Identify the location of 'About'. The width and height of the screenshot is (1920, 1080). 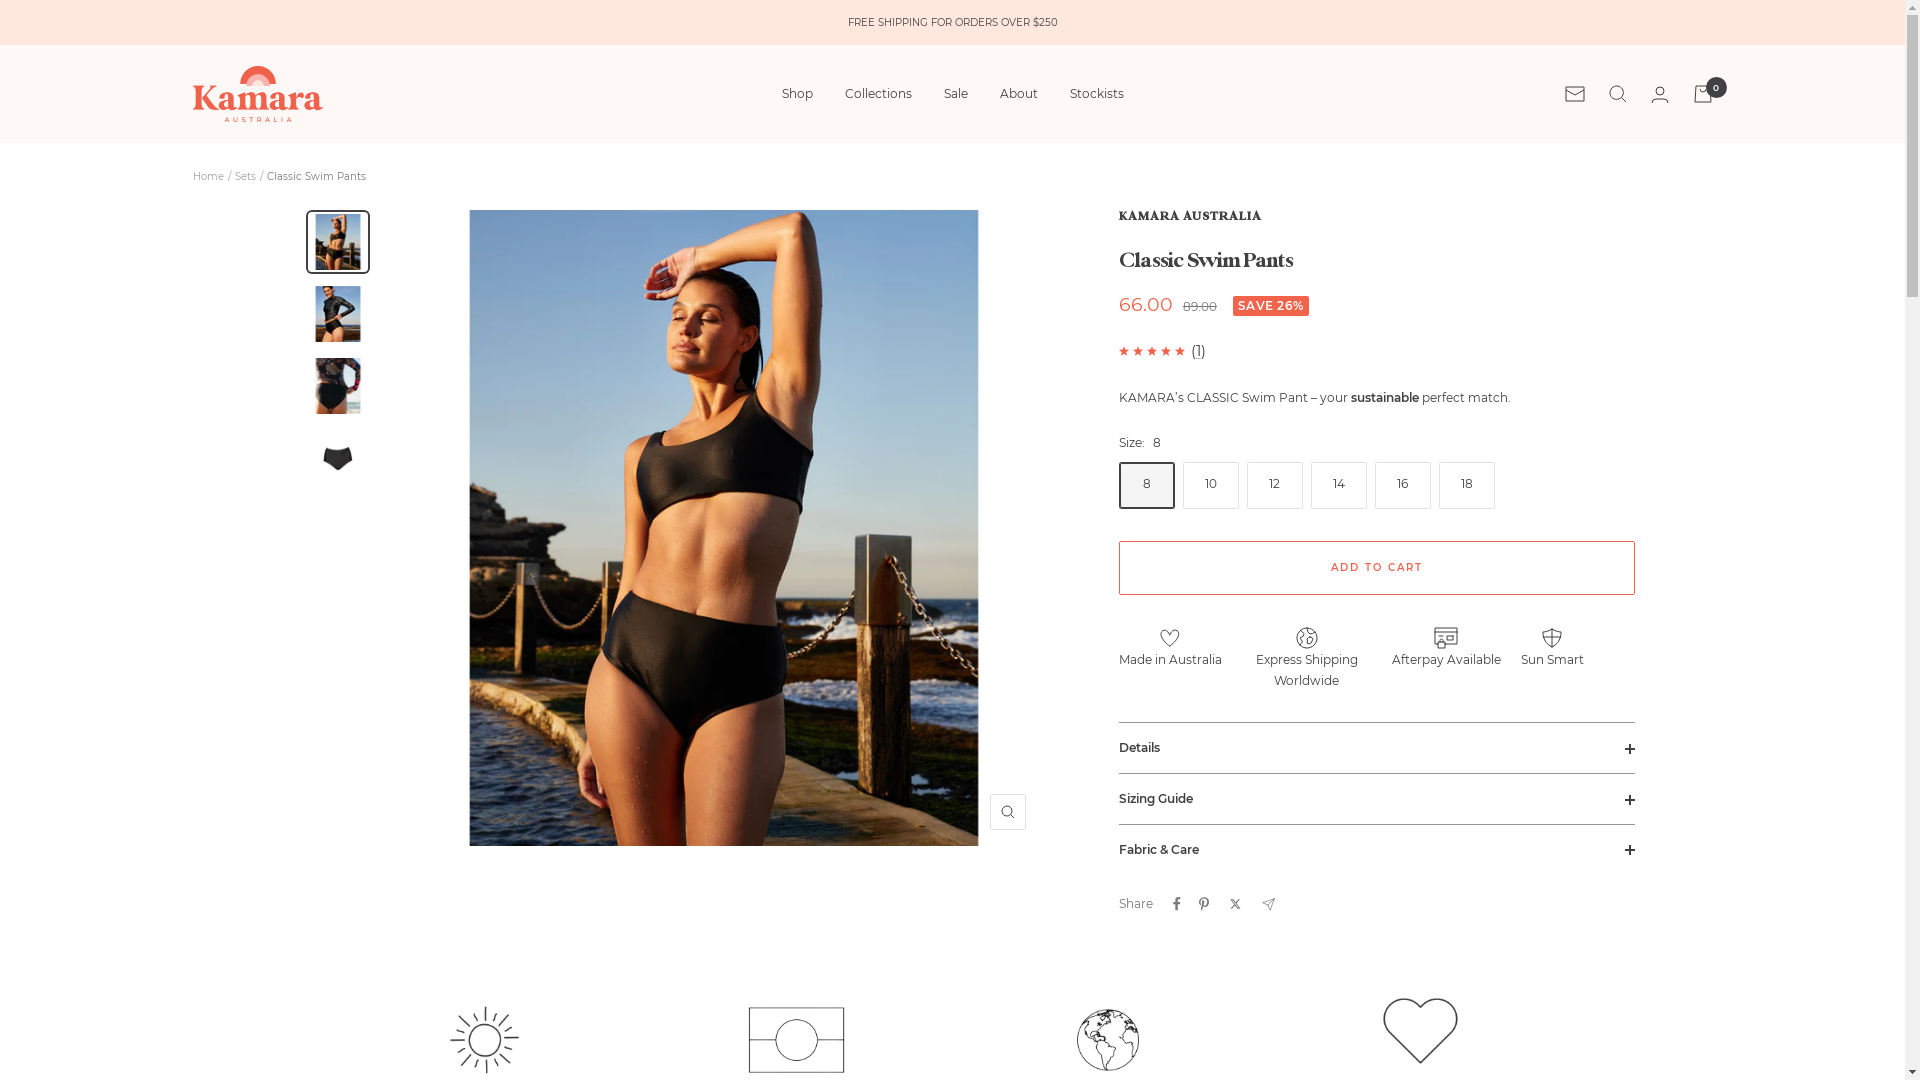
(1018, 94).